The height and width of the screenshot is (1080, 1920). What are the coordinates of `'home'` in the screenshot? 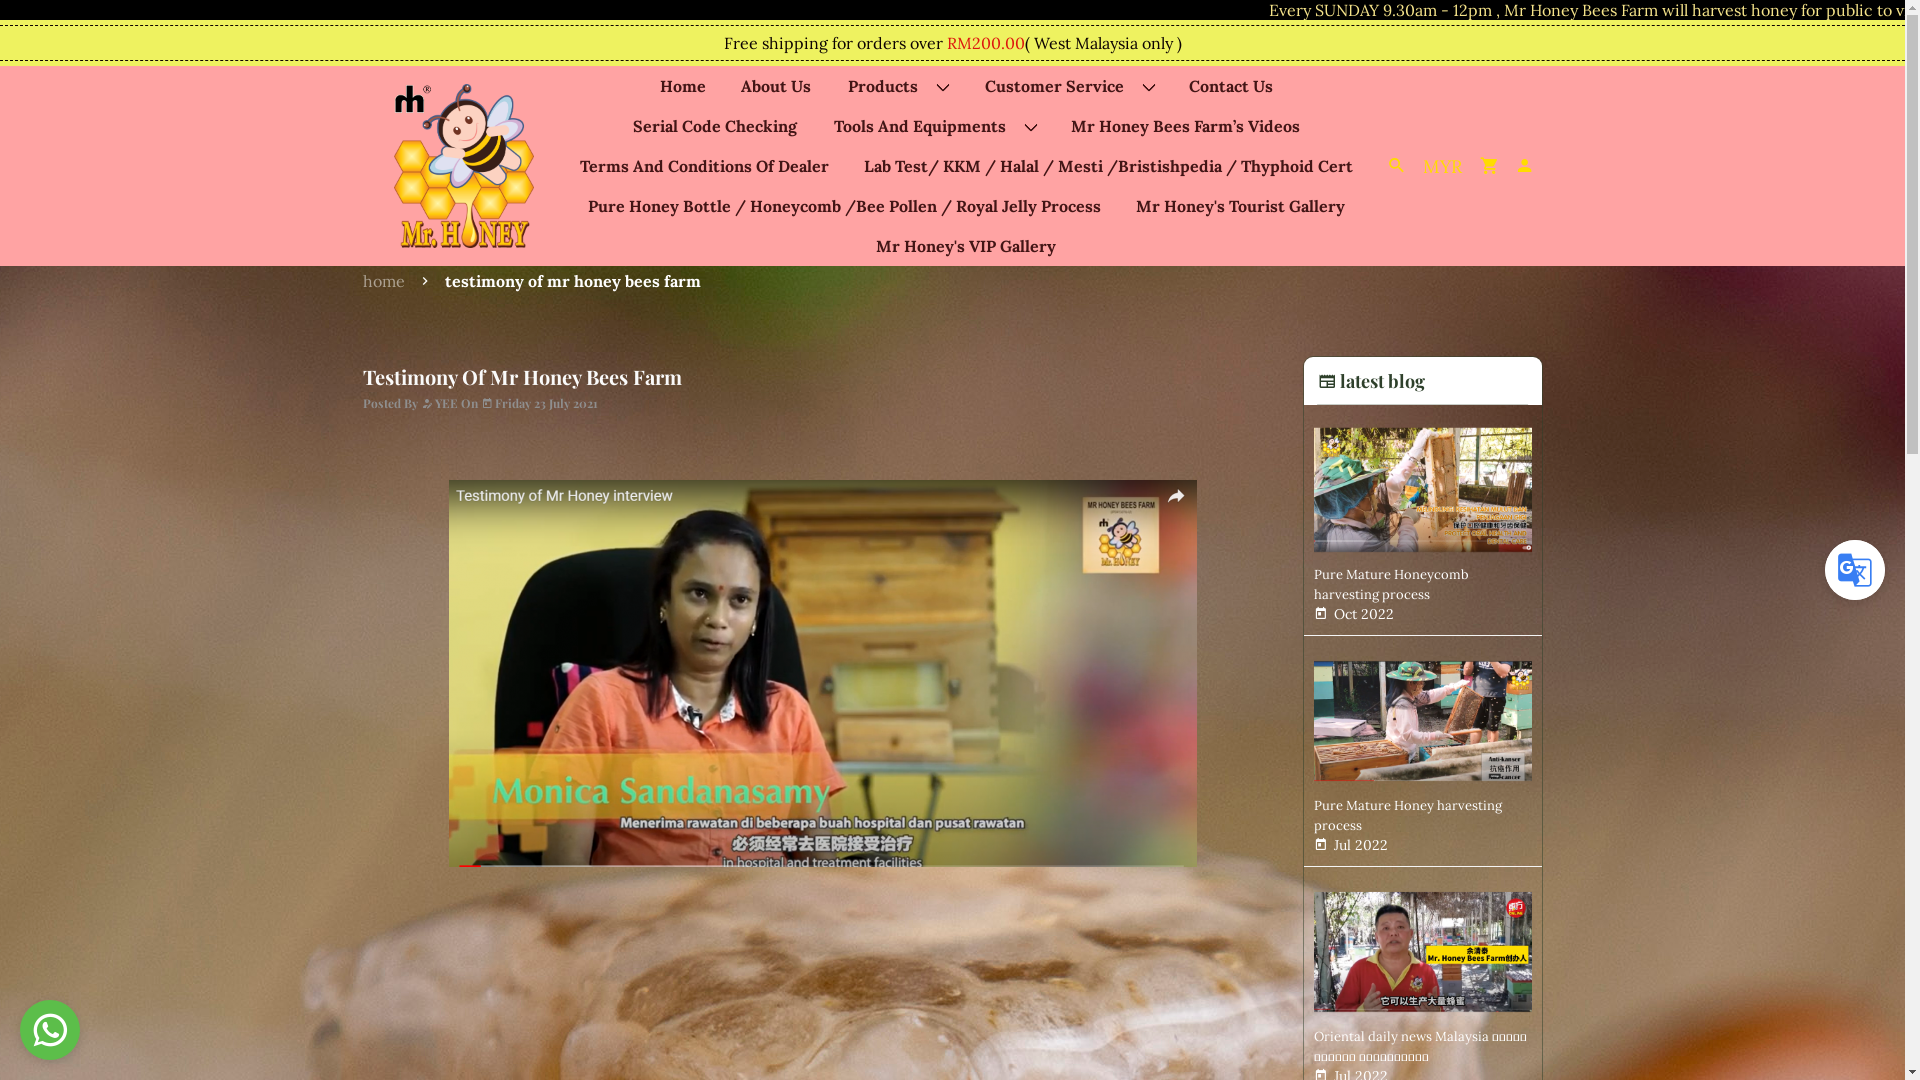 It's located at (361, 281).